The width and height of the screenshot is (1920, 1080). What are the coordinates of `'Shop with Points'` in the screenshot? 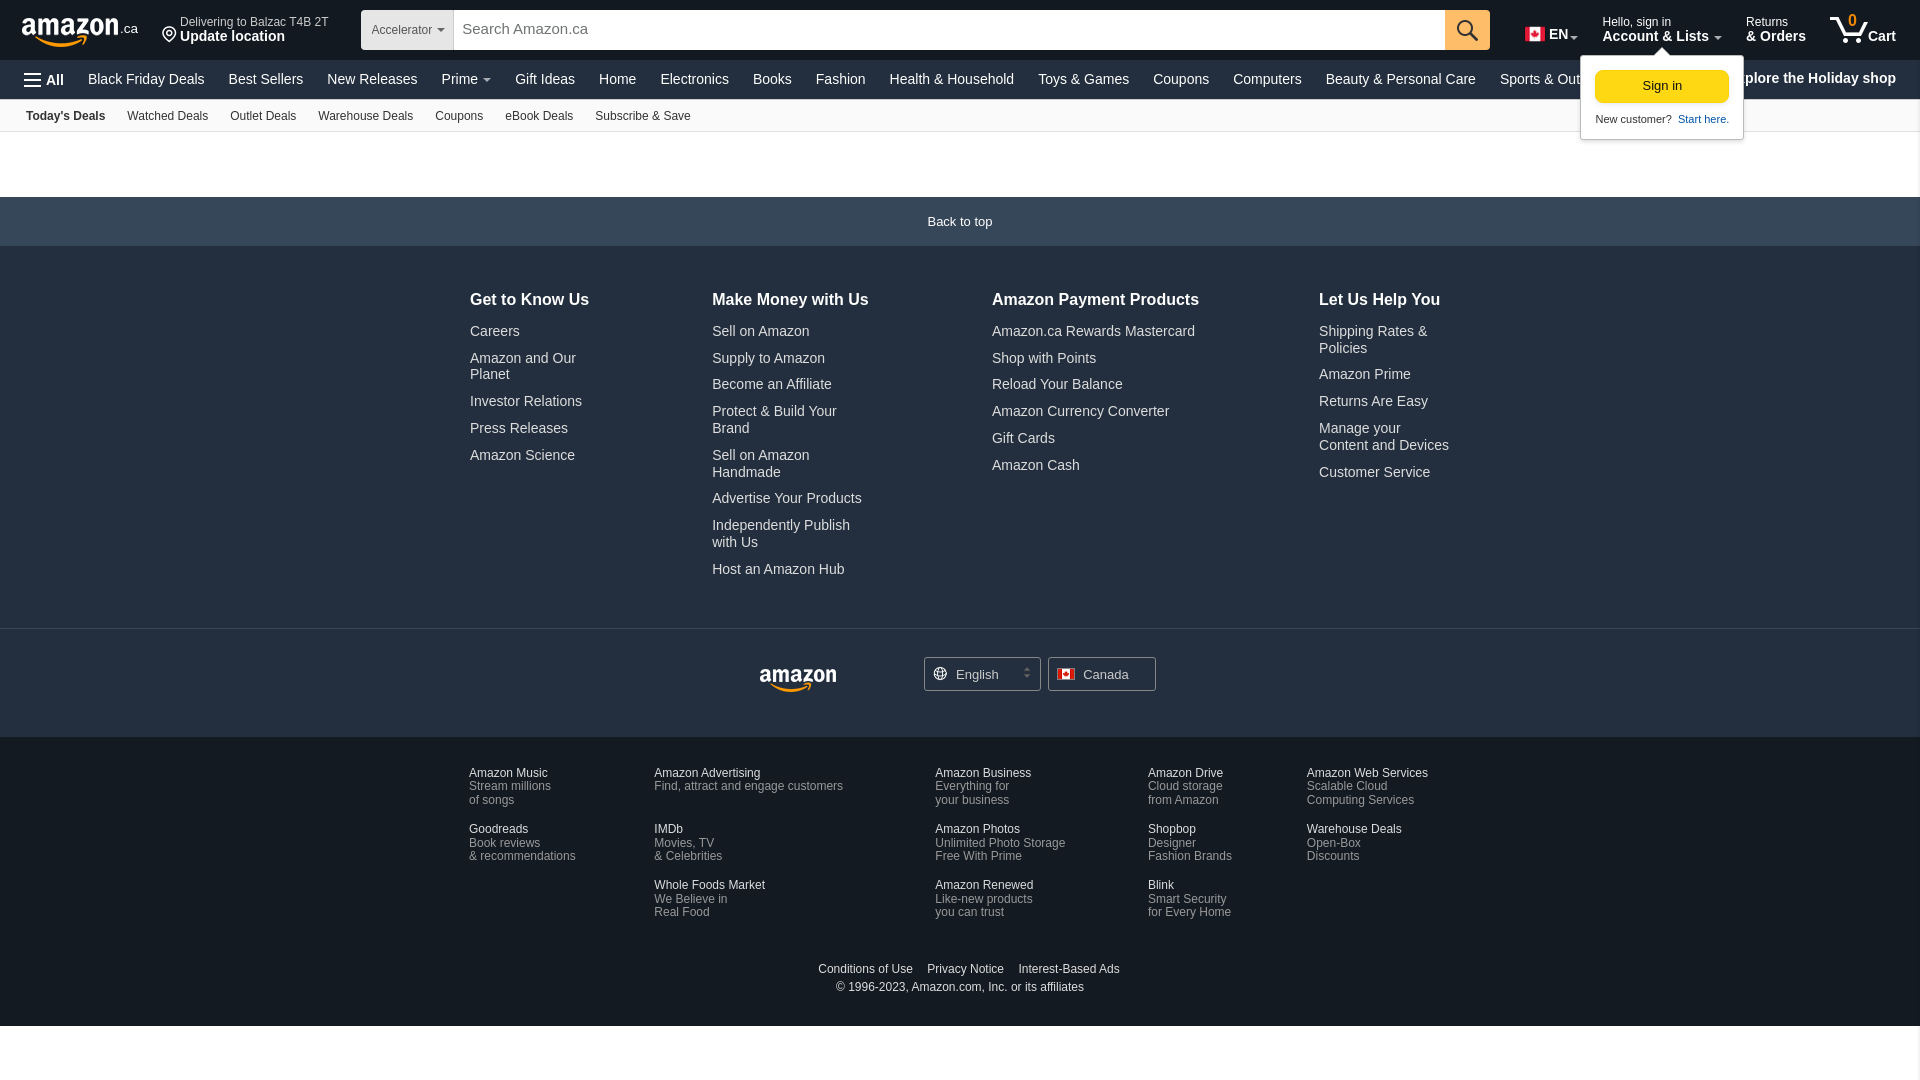 It's located at (1042, 357).